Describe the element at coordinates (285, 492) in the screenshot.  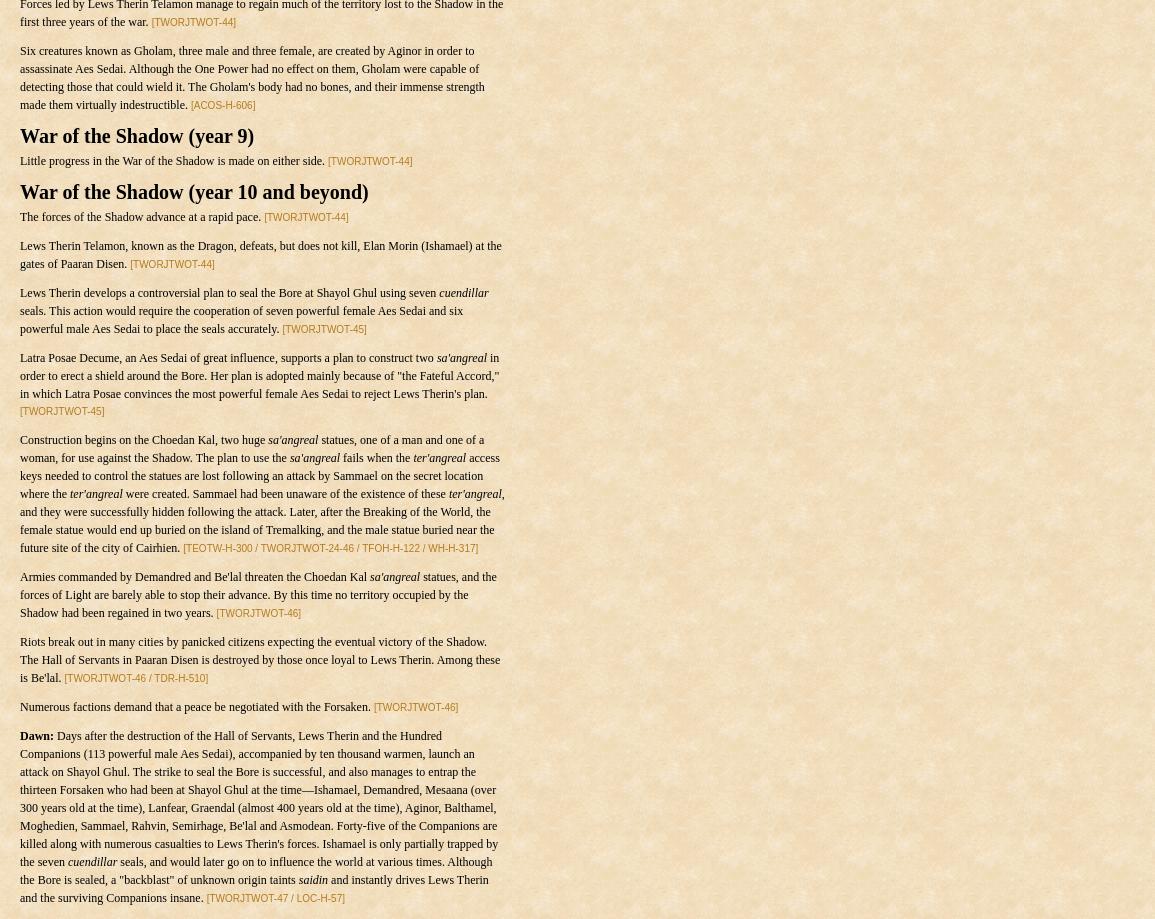
I see `'were created. Sammael had been unaware of the existence of these'` at that location.